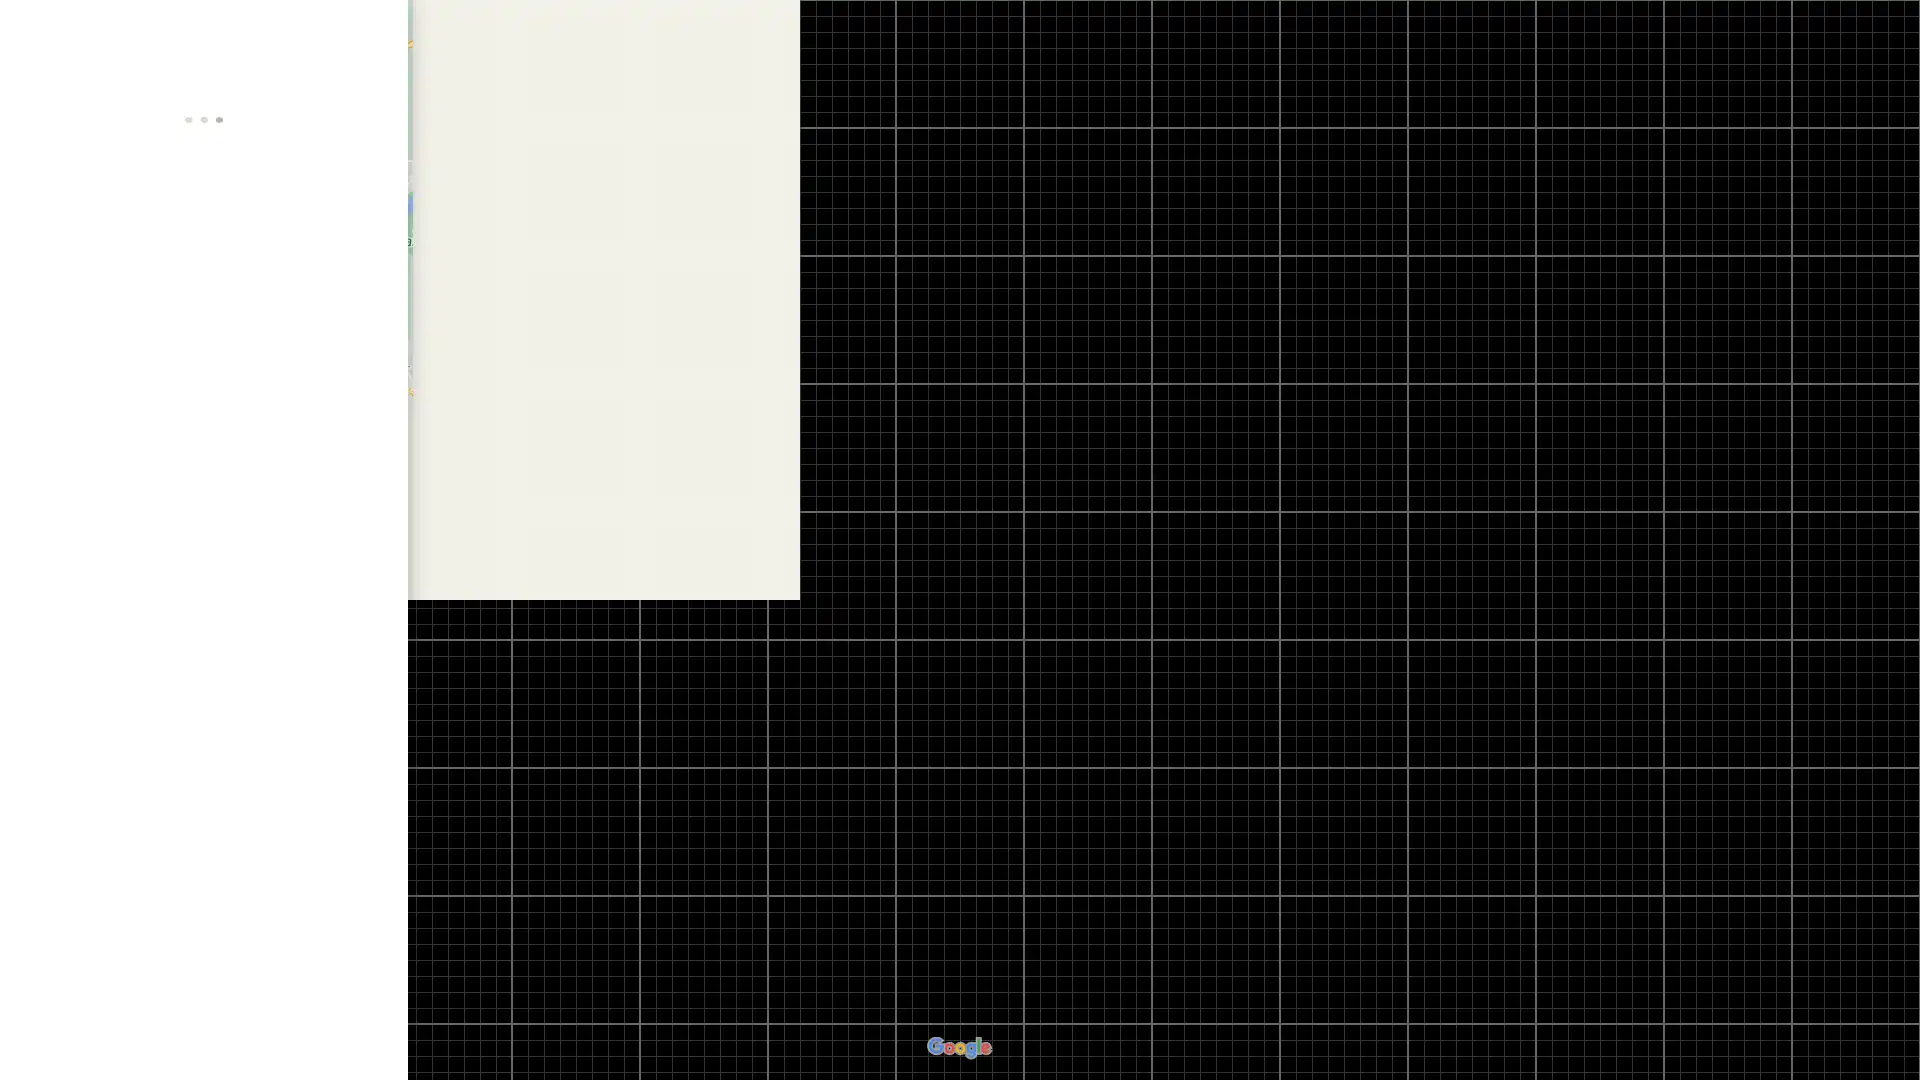 The width and height of the screenshot is (1920, 1080). I want to click on Menu, so click(35, 34).